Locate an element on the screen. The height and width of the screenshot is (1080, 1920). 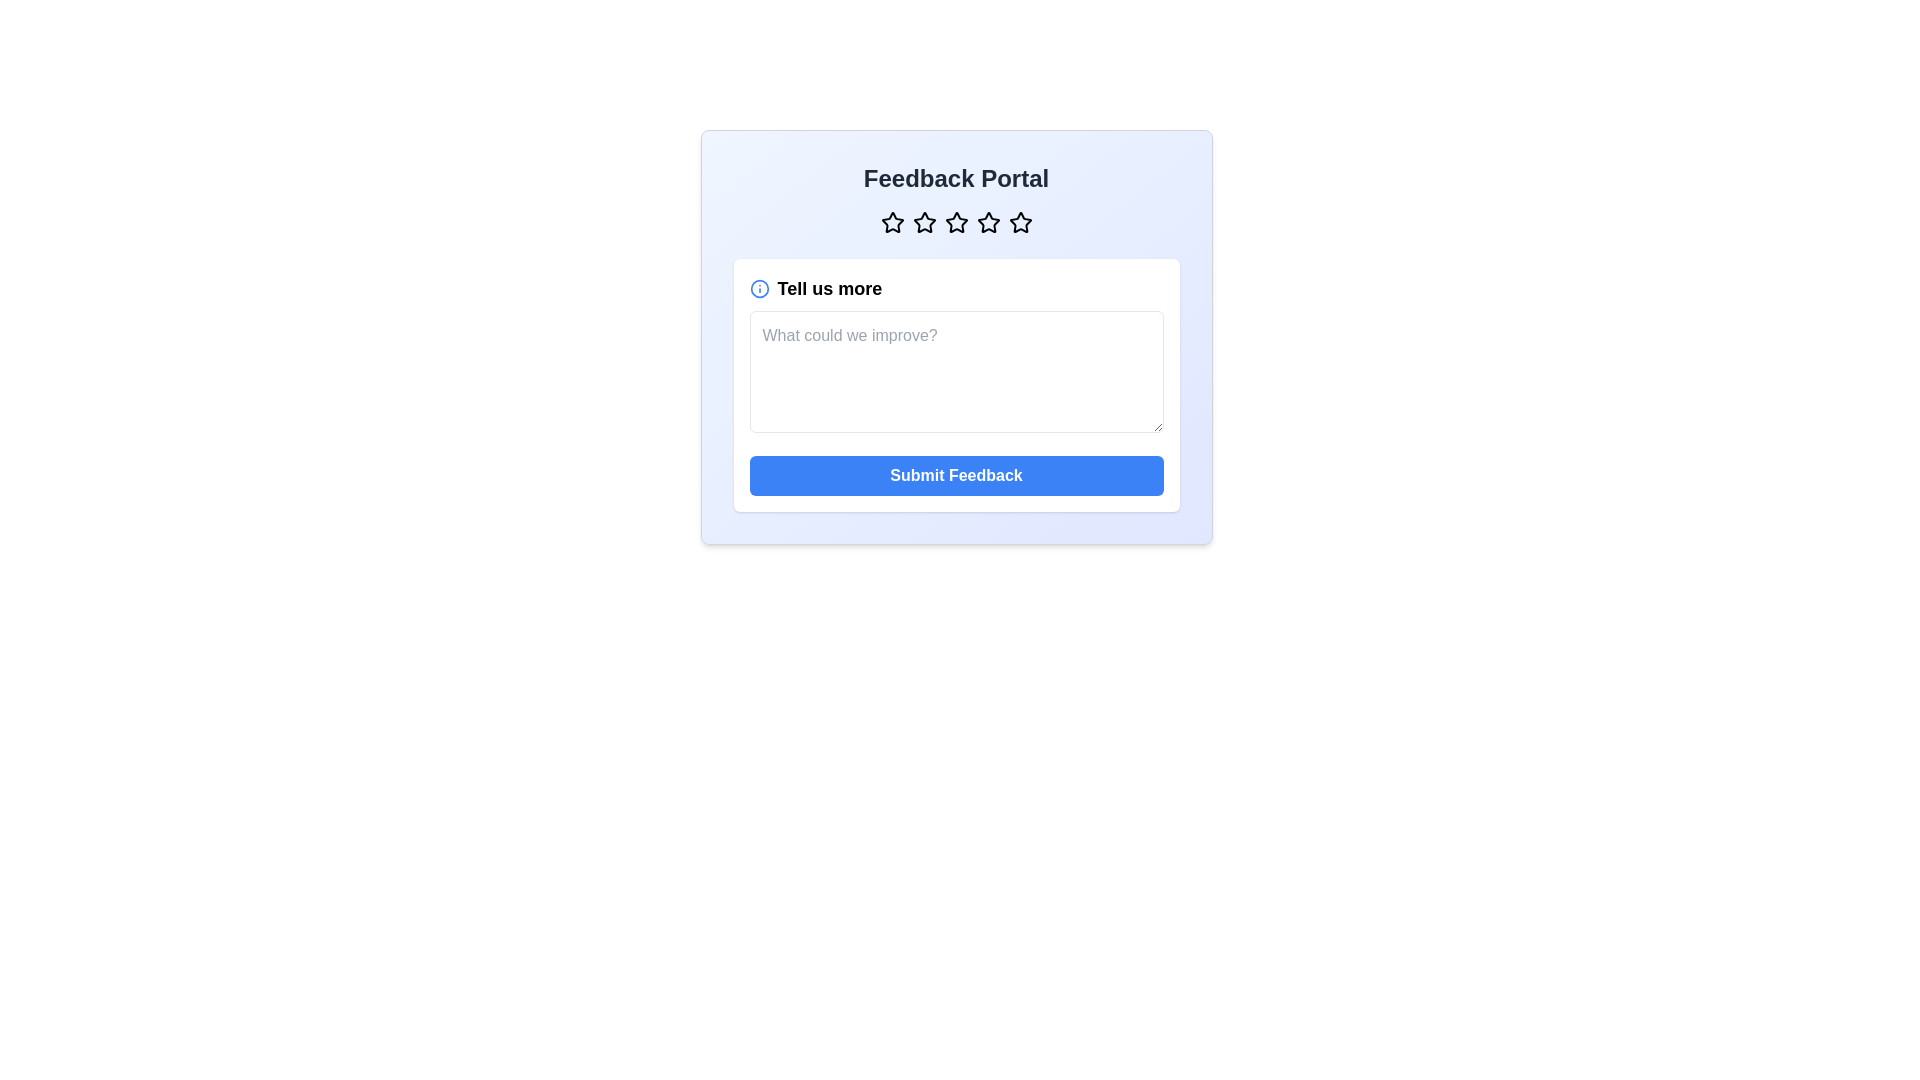
the highlighted third star in the rating component of the feedback form is located at coordinates (923, 222).